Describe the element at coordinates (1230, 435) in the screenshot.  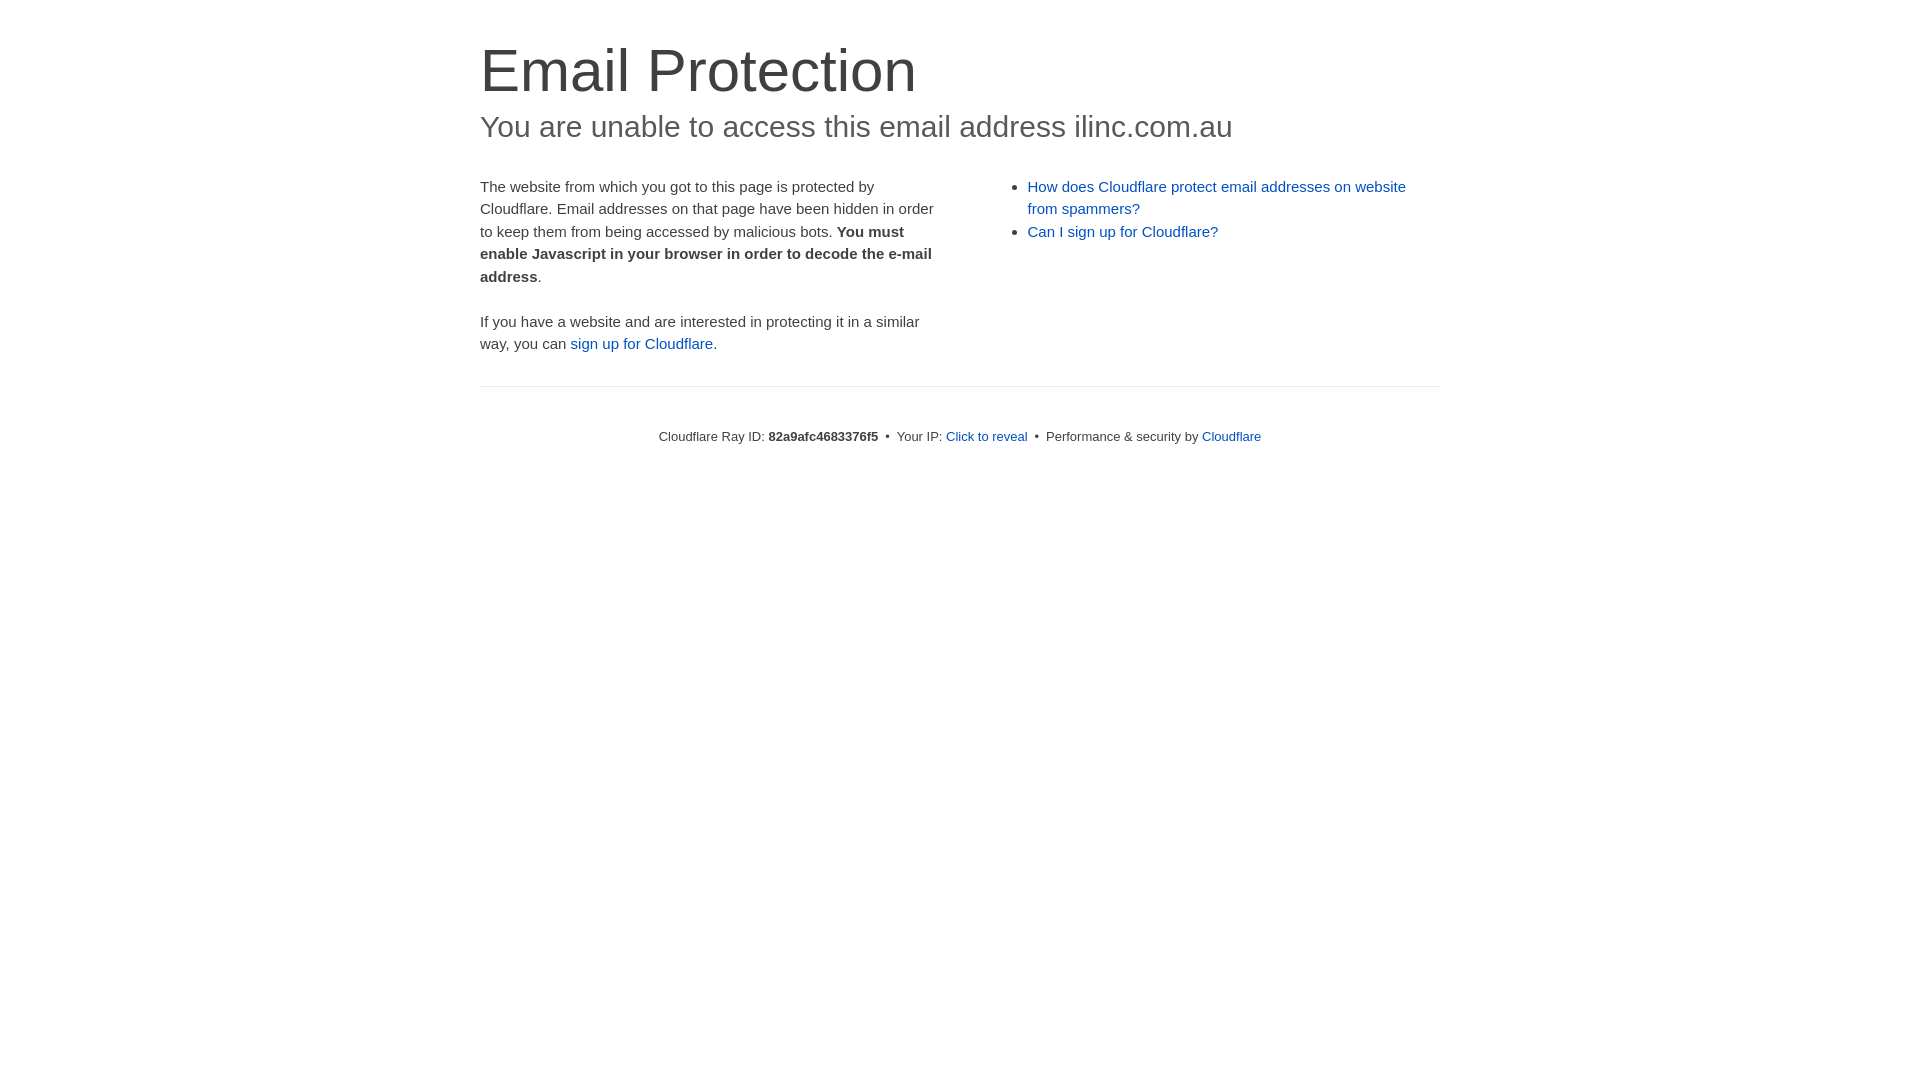
I see `'Cloudflare'` at that location.